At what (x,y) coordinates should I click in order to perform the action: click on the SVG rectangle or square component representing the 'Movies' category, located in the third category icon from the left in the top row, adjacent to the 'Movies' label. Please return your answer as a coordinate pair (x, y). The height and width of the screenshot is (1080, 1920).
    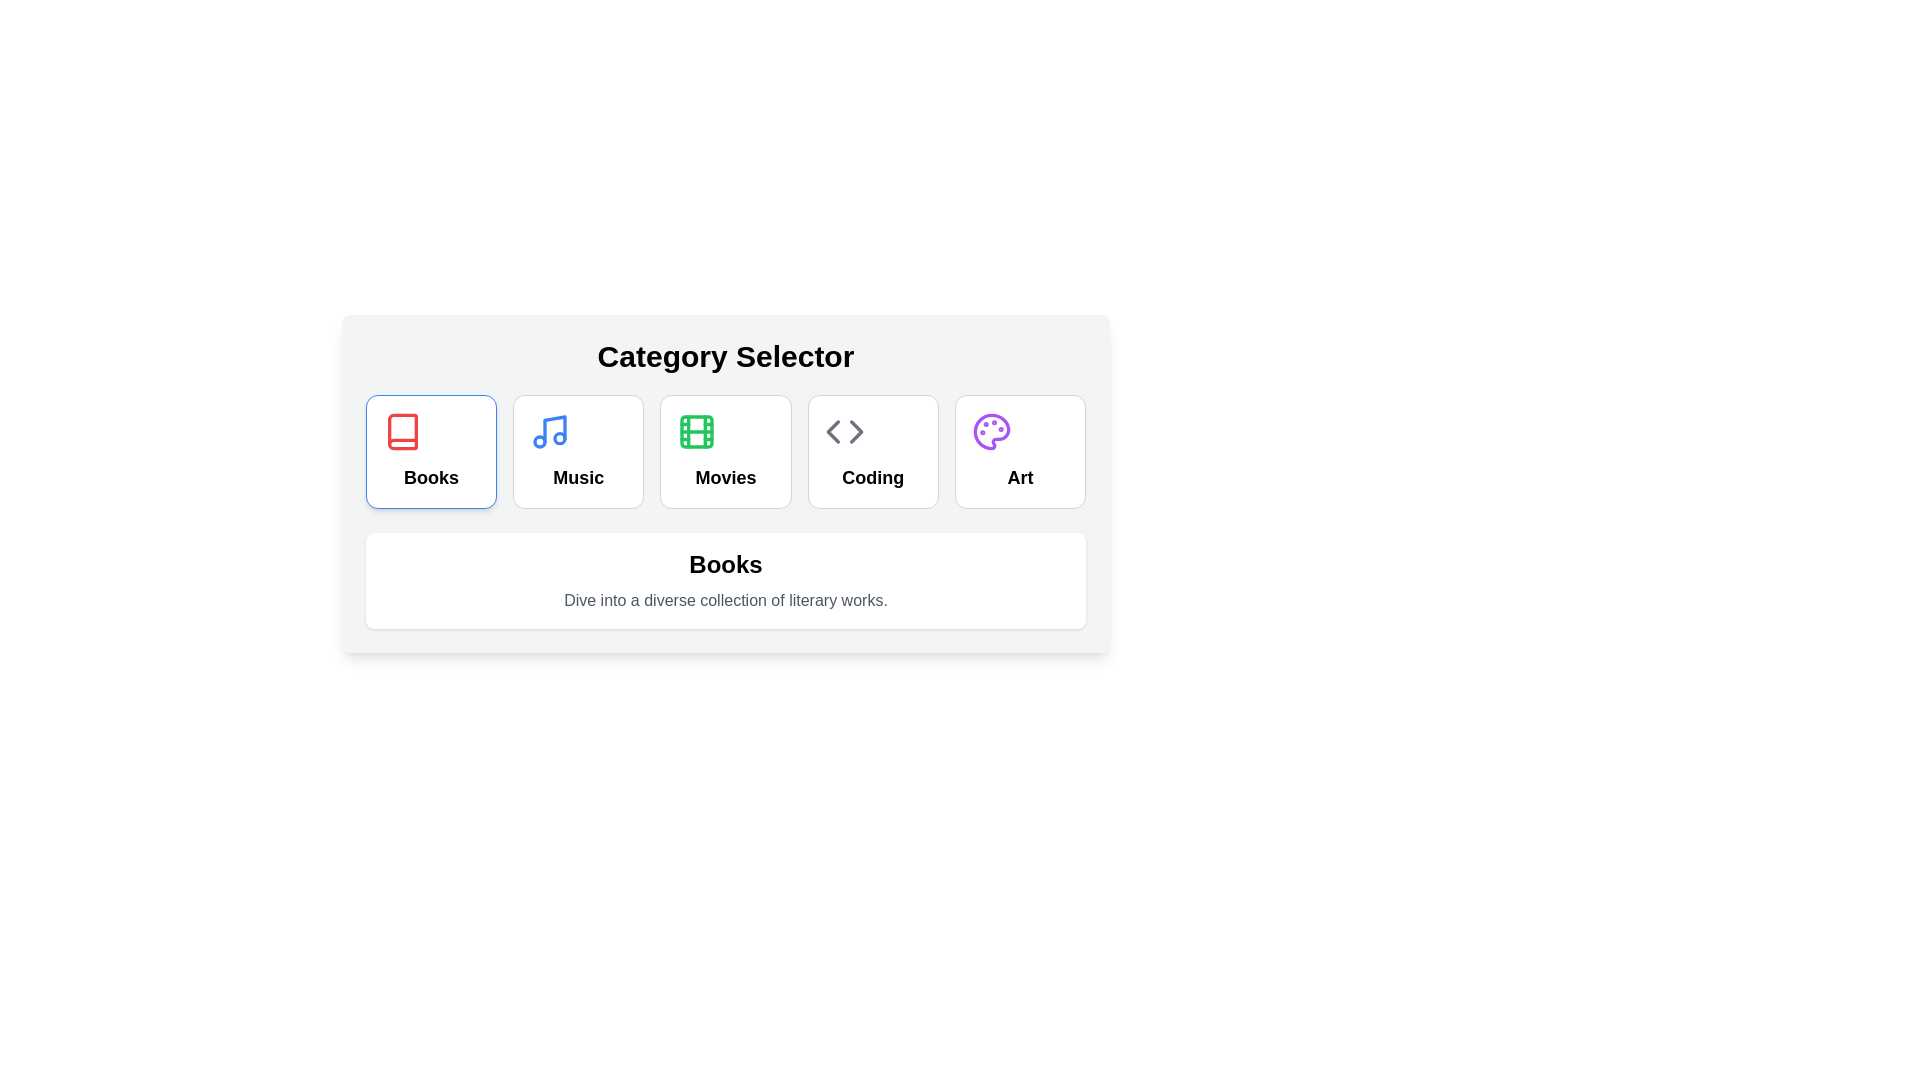
    Looking at the image, I should click on (697, 431).